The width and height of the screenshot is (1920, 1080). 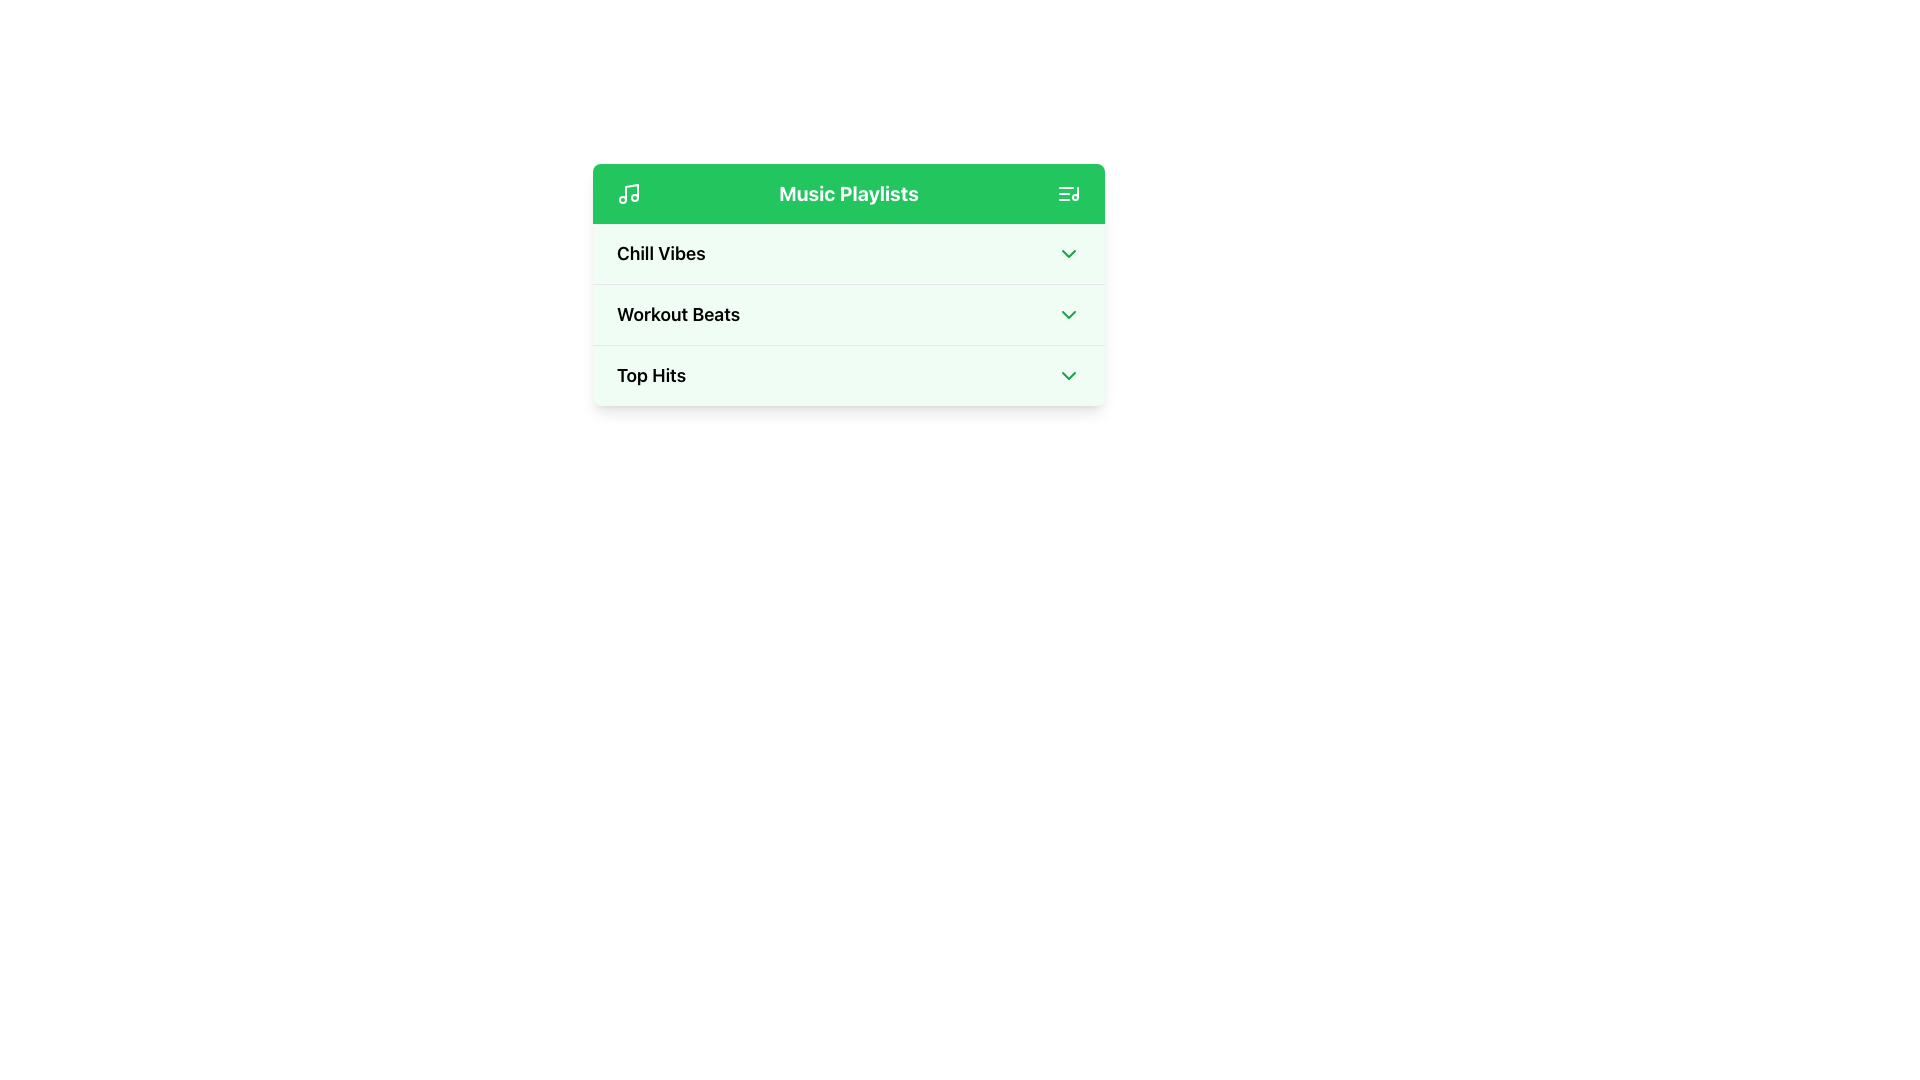 What do you see at coordinates (849, 253) in the screenshot?
I see `the 'Chill Vibes' music playlist list item` at bounding box center [849, 253].